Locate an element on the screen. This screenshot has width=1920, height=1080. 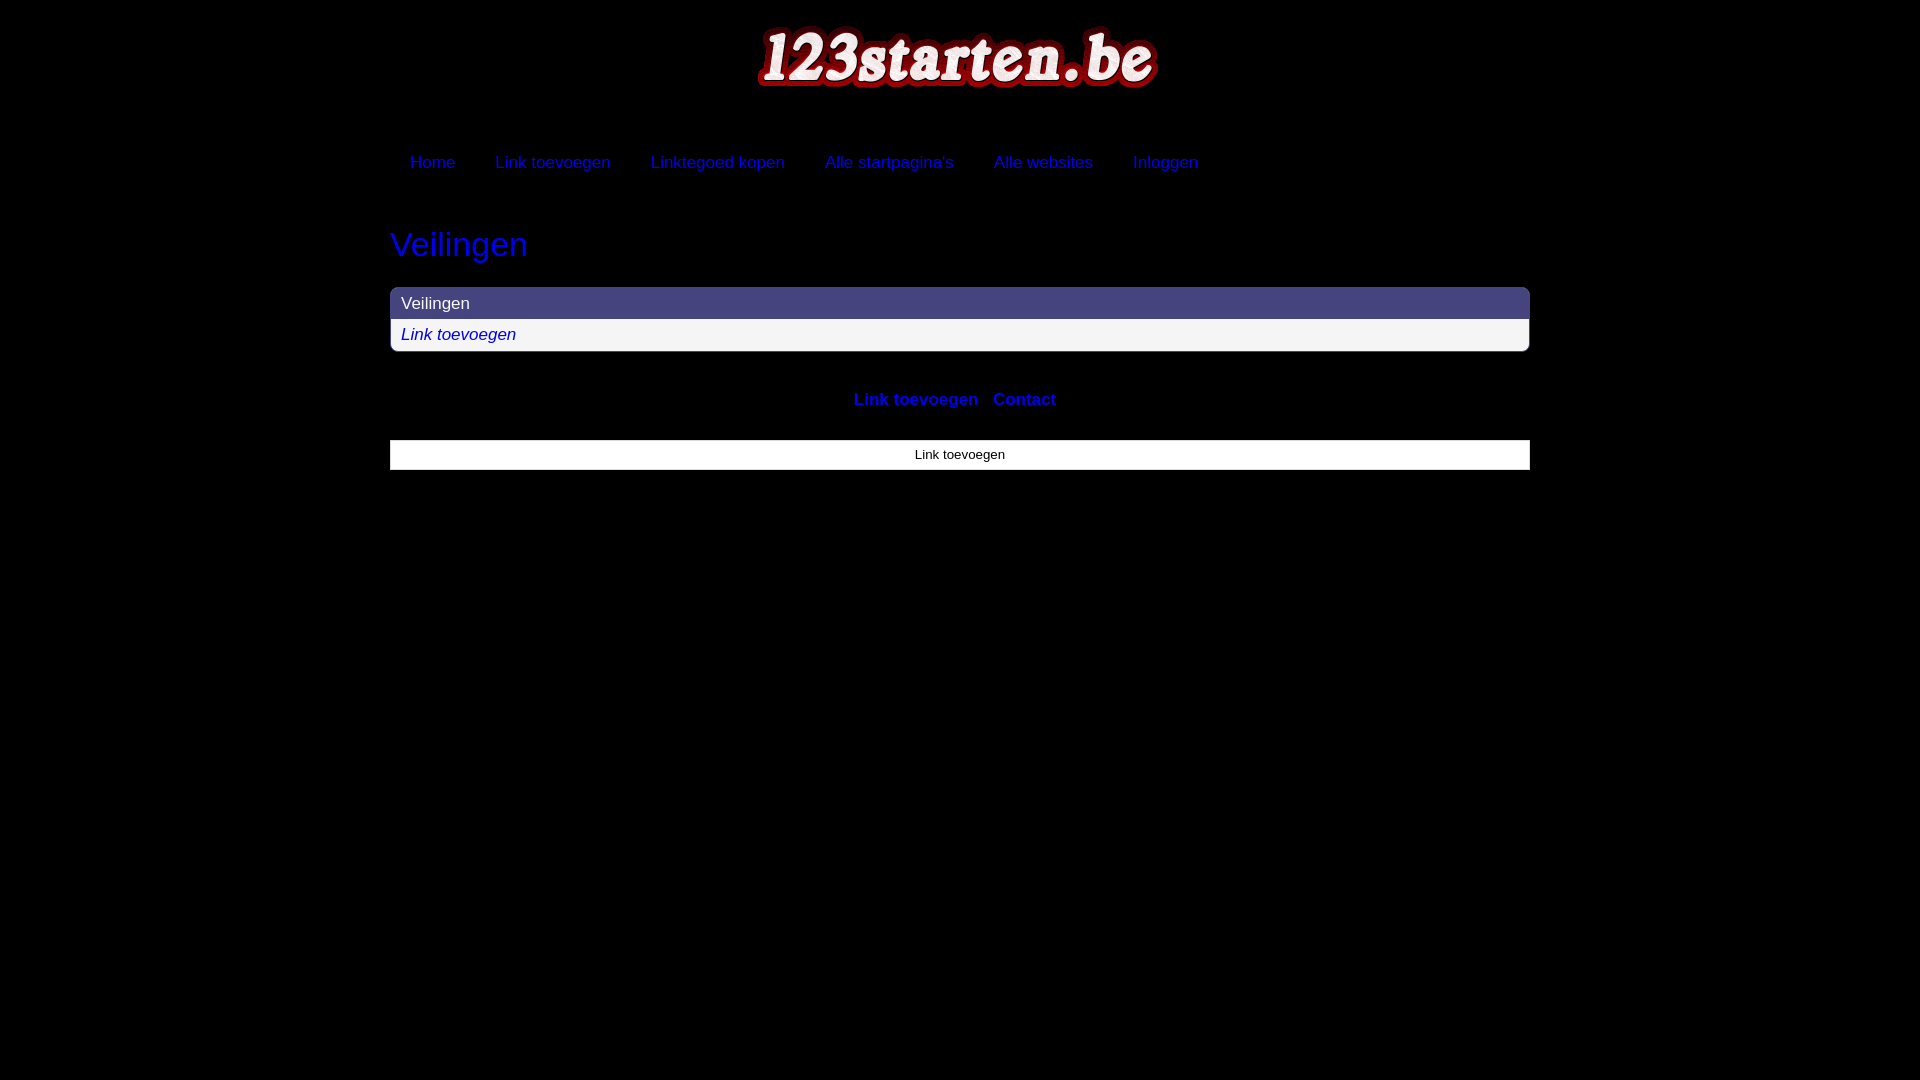
'Alle websites' is located at coordinates (1042, 161).